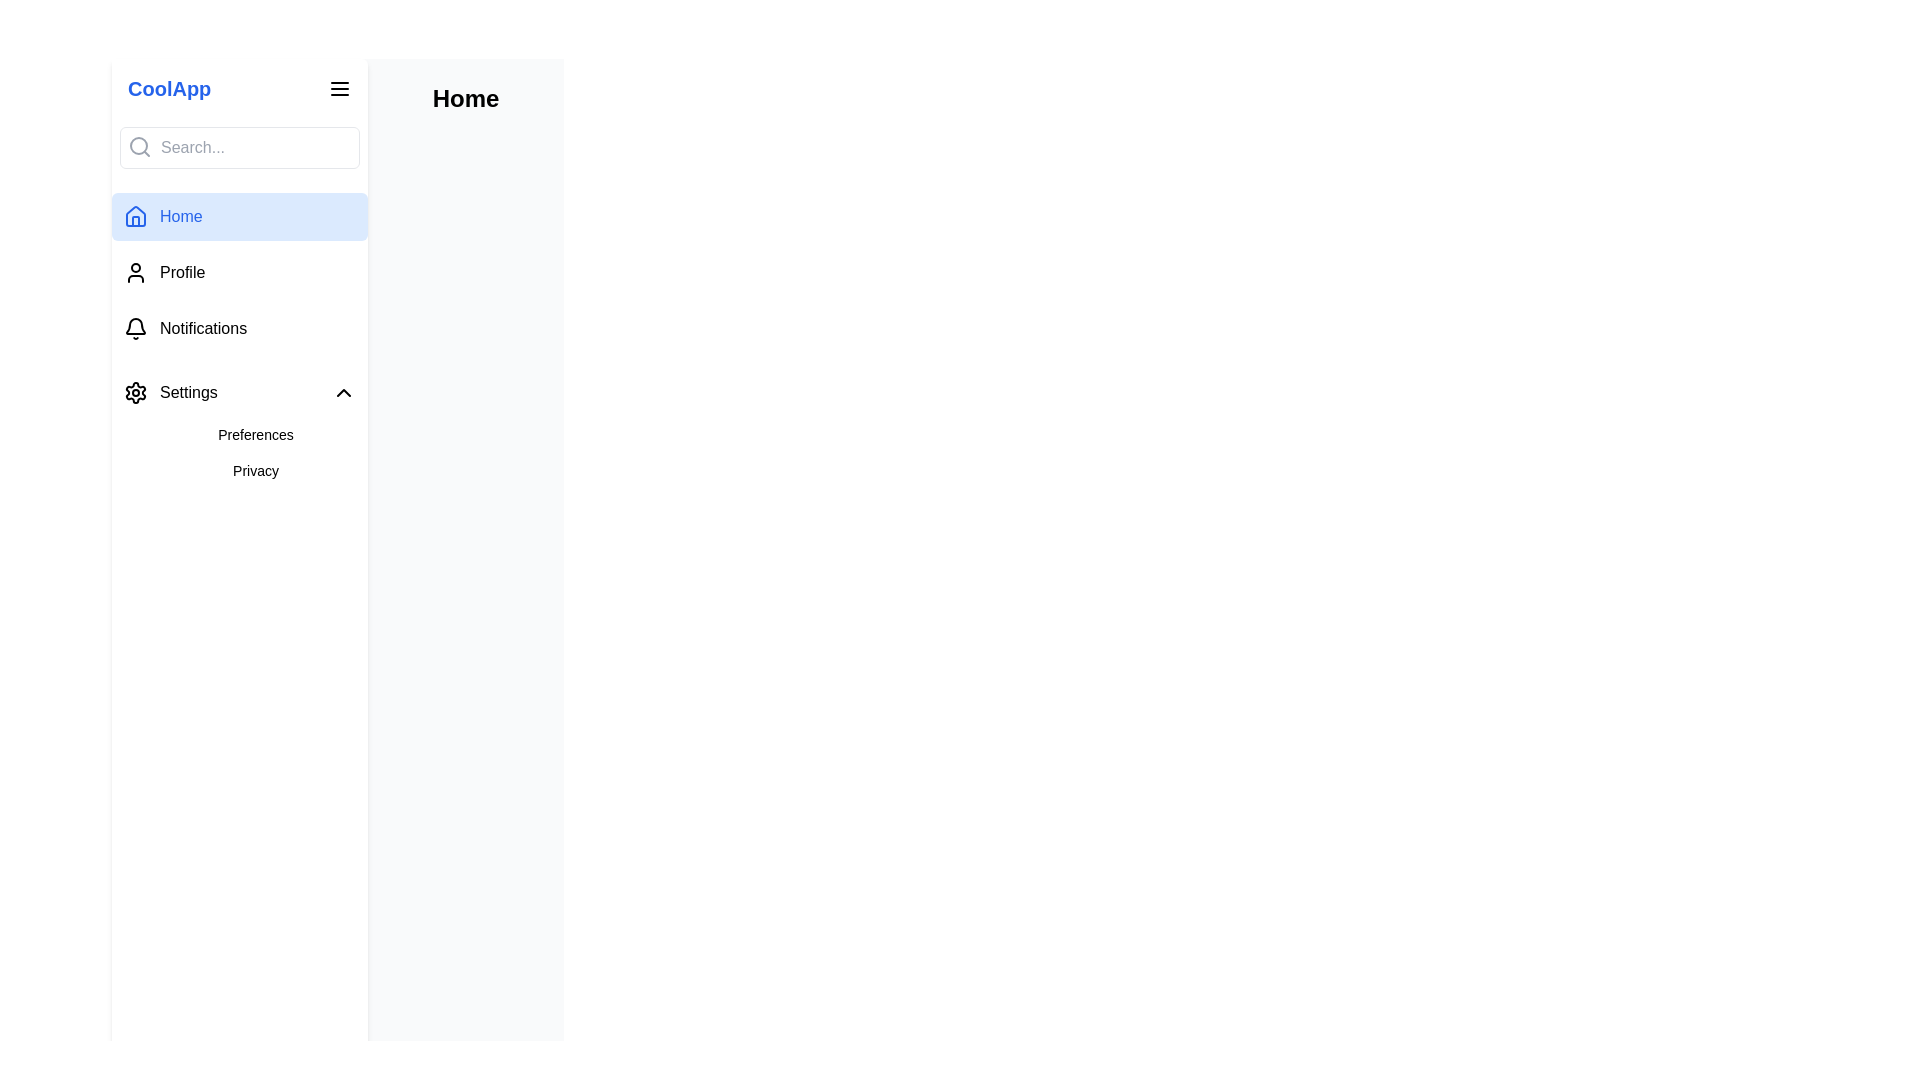 The image size is (1920, 1080). Describe the element at coordinates (170, 393) in the screenshot. I see `the 'Settings' menu item, which consists of a gear-shaped icon and the text label 'Settings', located in the sidebar menu between 'Notifications' and 'Preferences'` at that location.